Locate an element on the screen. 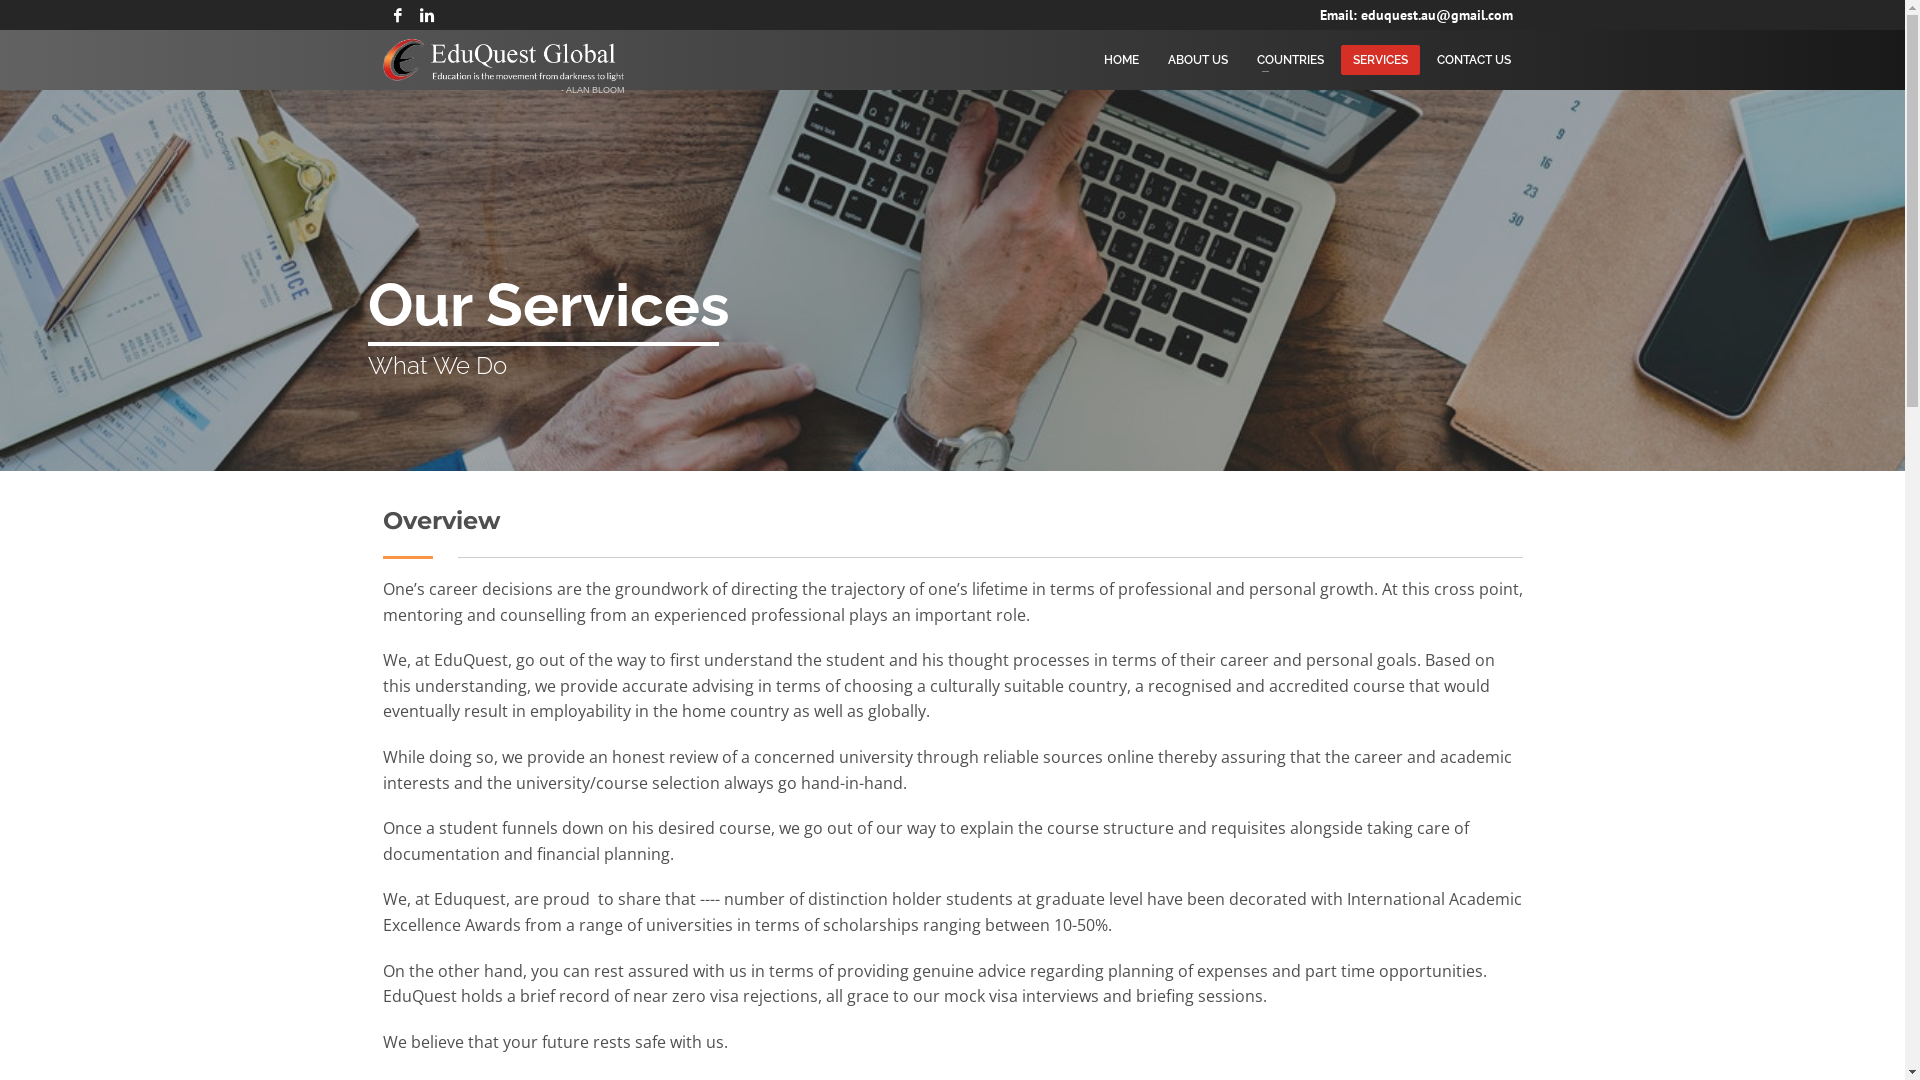 The width and height of the screenshot is (1920, 1080). 'SERVICES' is located at coordinates (1378, 59).